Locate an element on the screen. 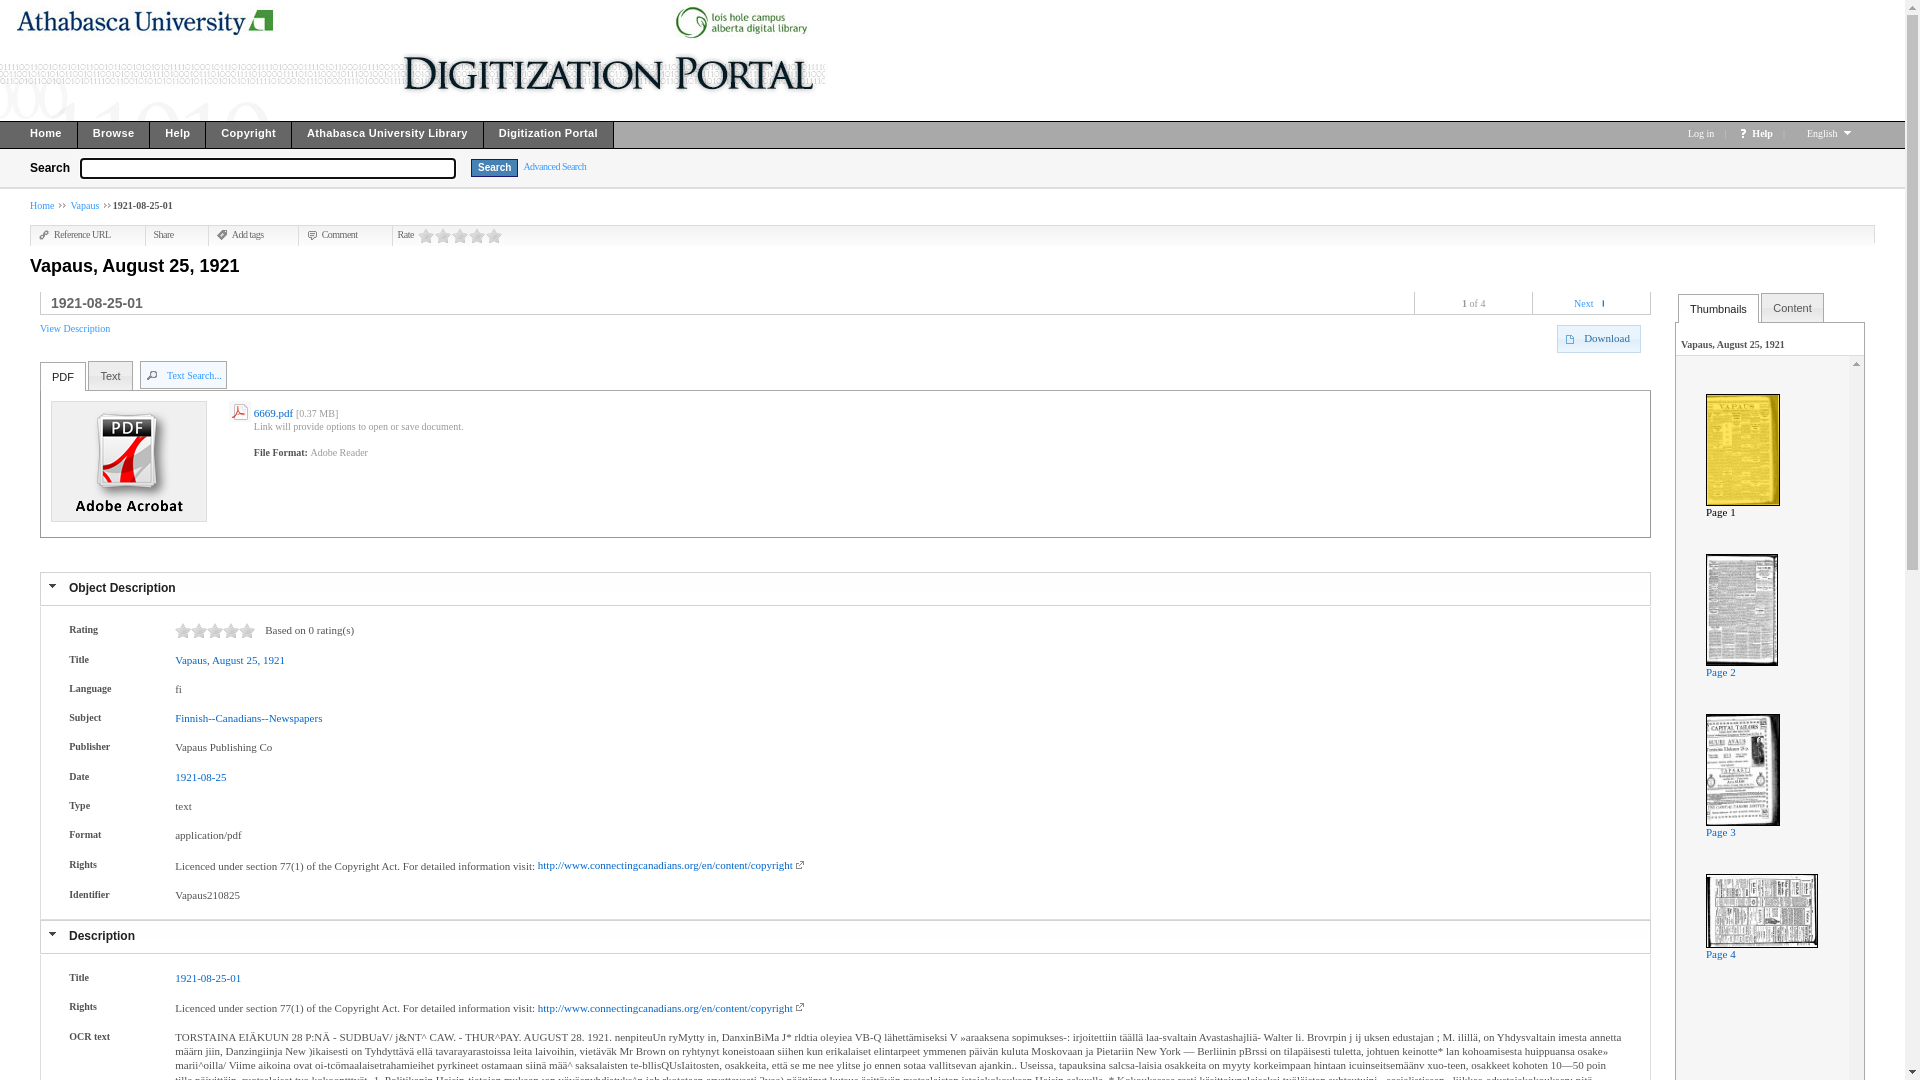 The height and width of the screenshot is (1080, 1920). 'Reference URL' is located at coordinates (75, 233).